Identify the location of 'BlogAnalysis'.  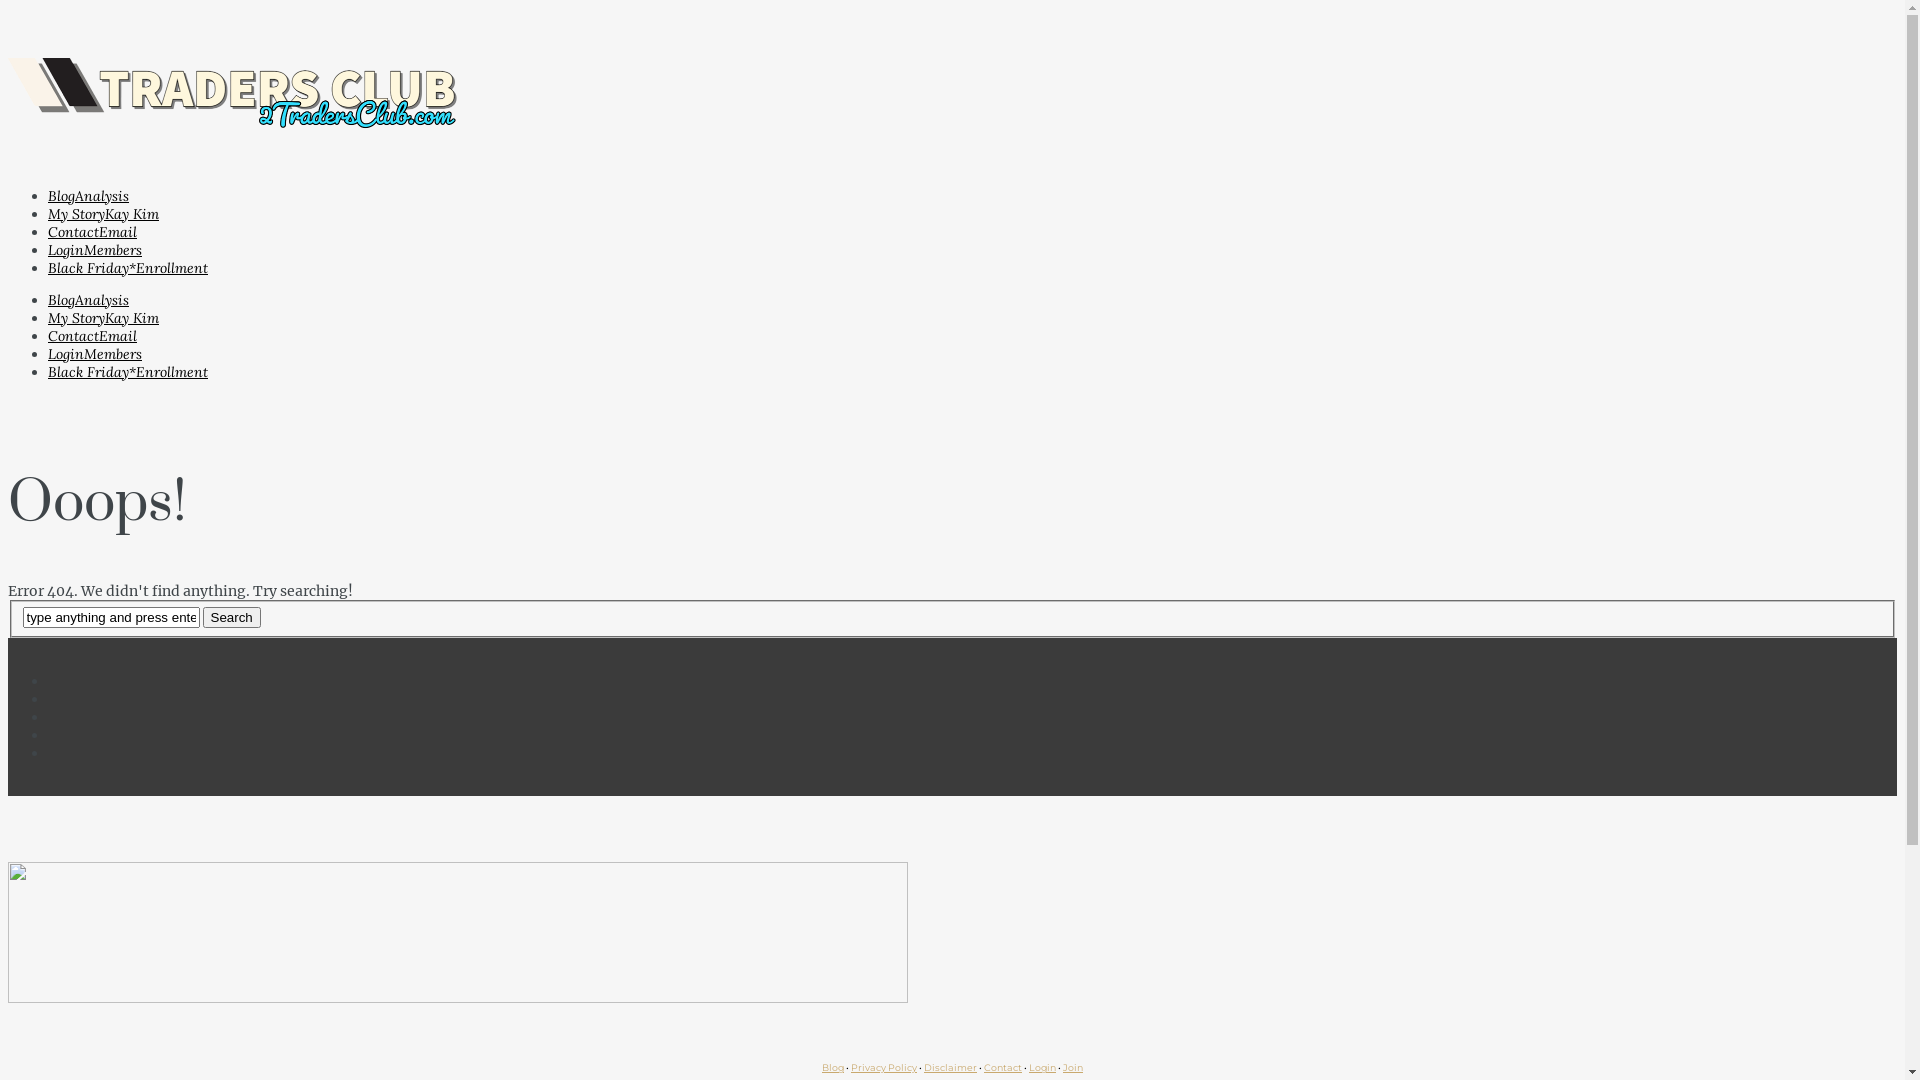
(87, 195).